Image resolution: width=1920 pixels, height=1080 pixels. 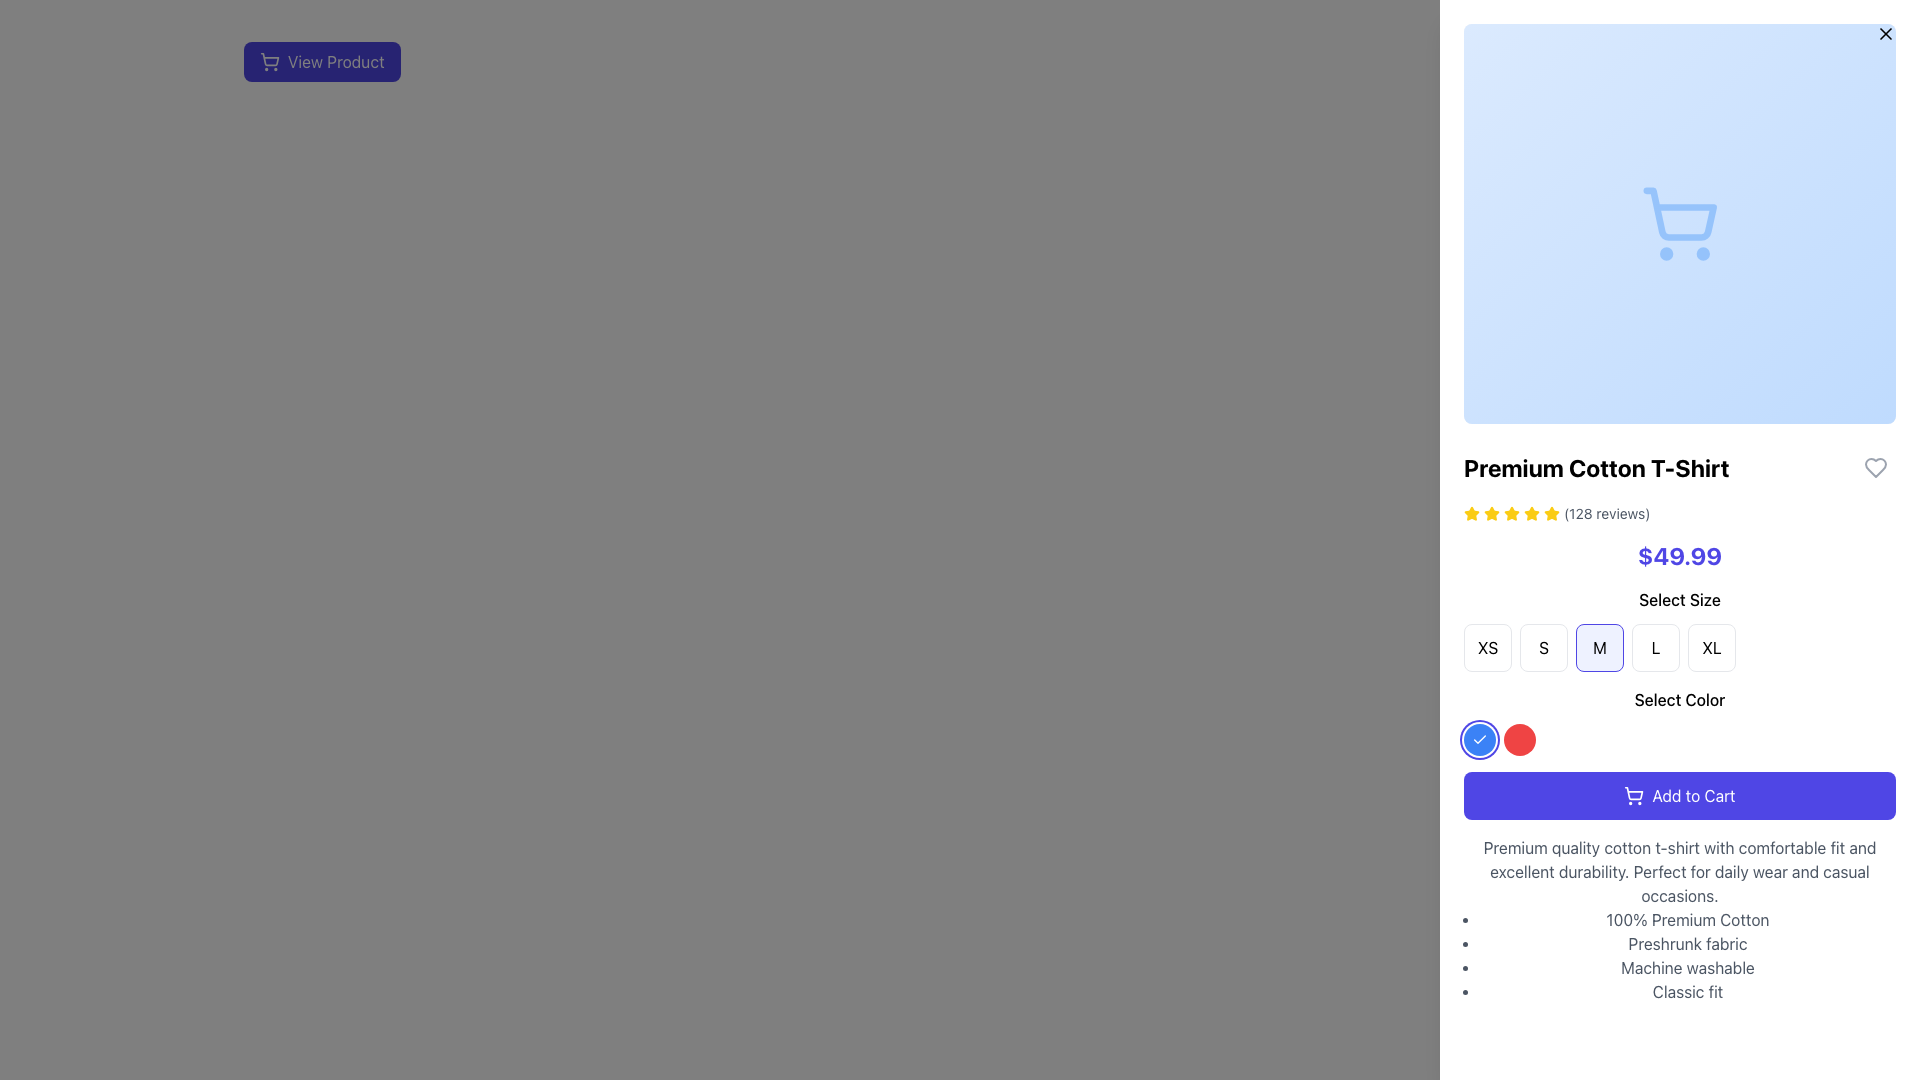 What do you see at coordinates (1530, 512) in the screenshot?
I see `the fourth yellow star icon in the rating component, which visually resembles a classic five-pointed star, located in the product details section near the title and price` at bounding box center [1530, 512].